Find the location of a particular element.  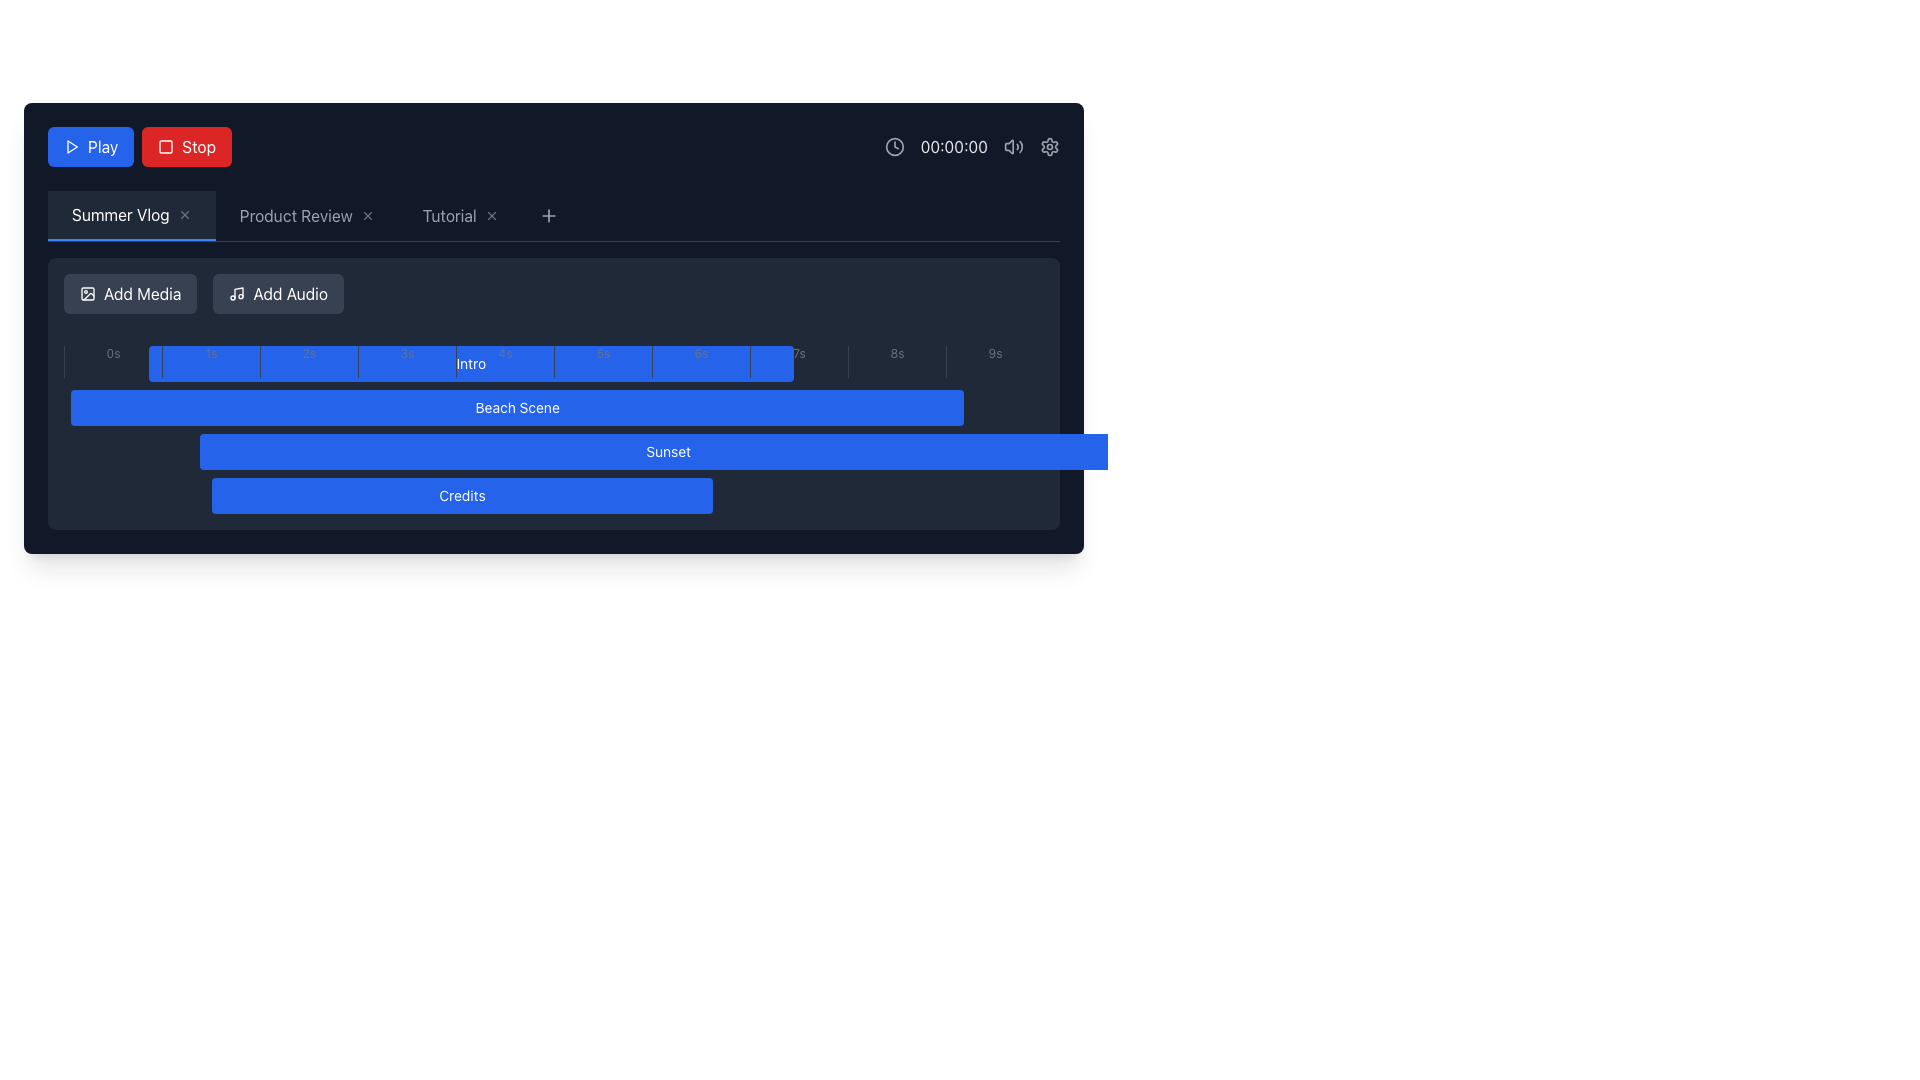

the static text displaying the timestamp '00:00:00', which is located on the right end of a horizontal toolbar group, preceded by a clock icon and followed by a volume control icon and a settings gear icon is located at coordinates (972, 145).